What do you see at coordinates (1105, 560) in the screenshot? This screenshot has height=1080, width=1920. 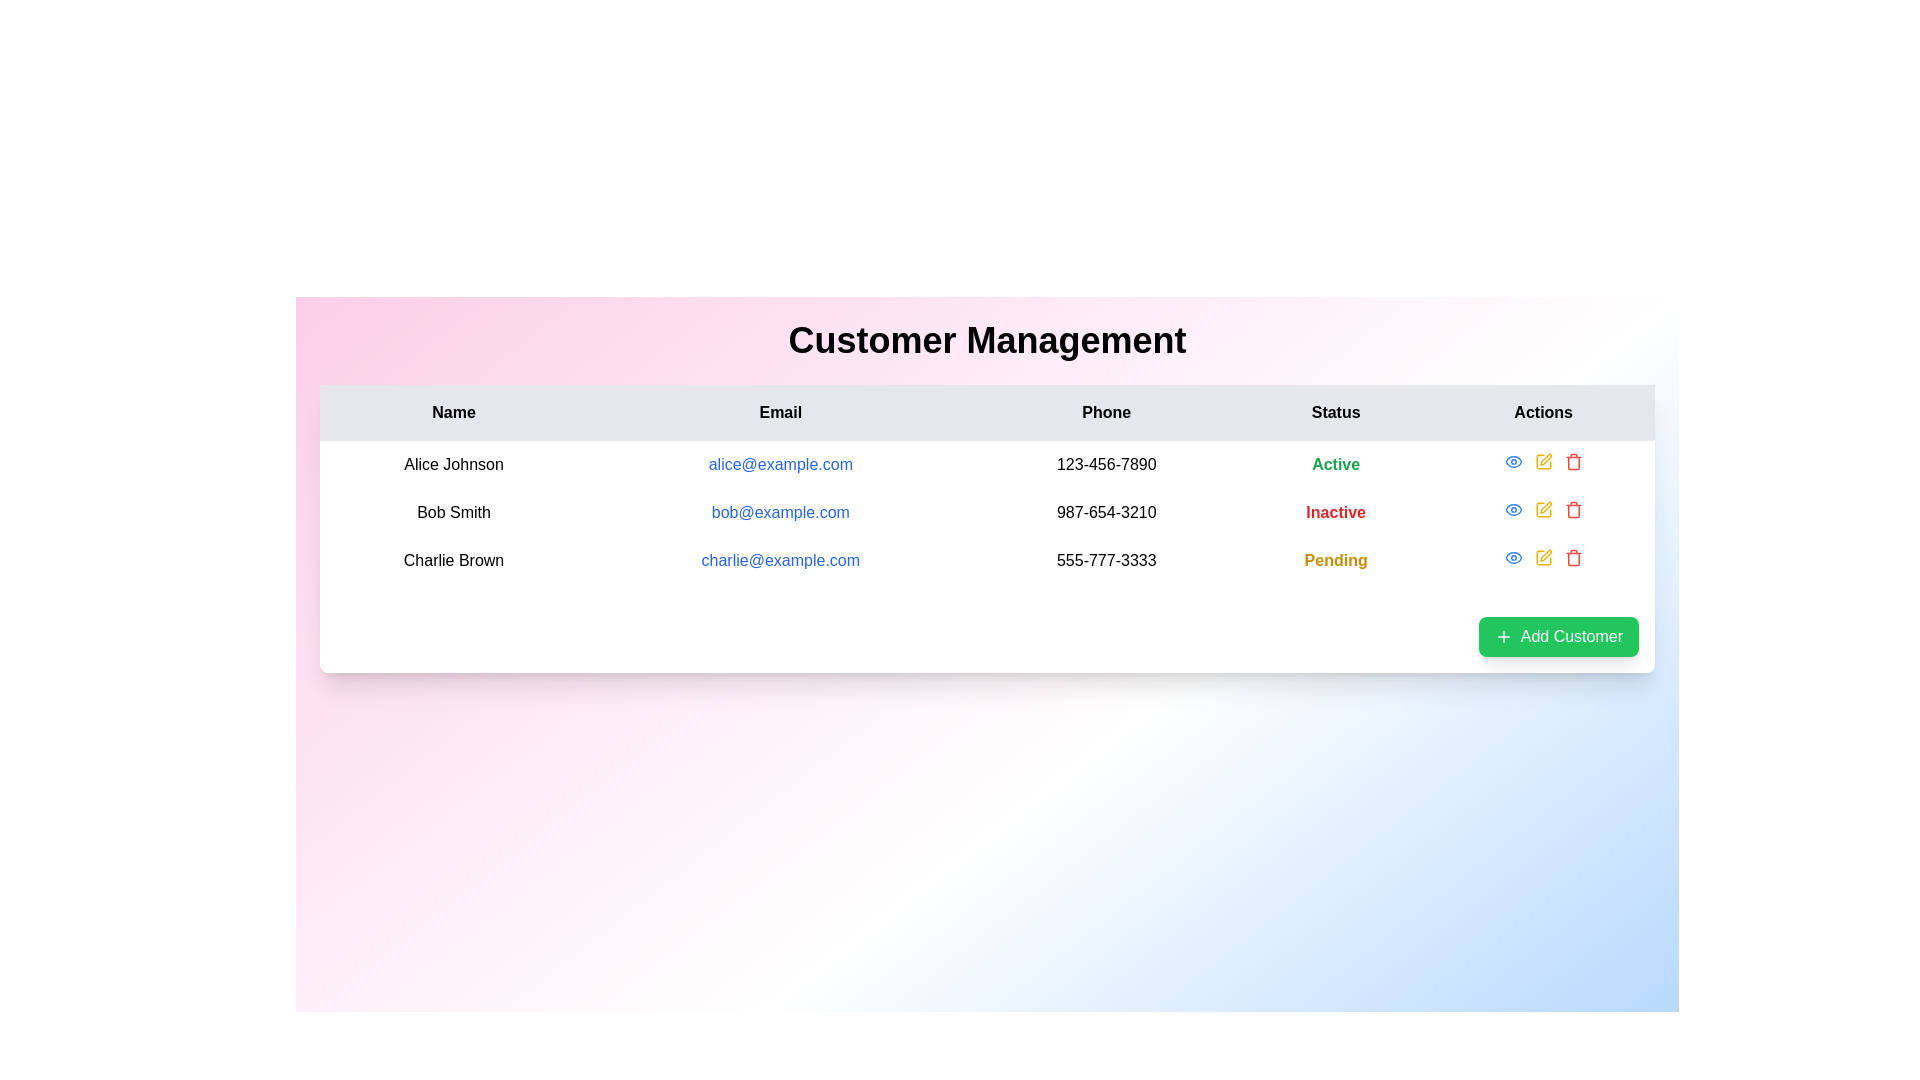 I see `the static text display for the phone number '555-777-3333' located in the third row of the table under the 'Phone' column` at bounding box center [1105, 560].